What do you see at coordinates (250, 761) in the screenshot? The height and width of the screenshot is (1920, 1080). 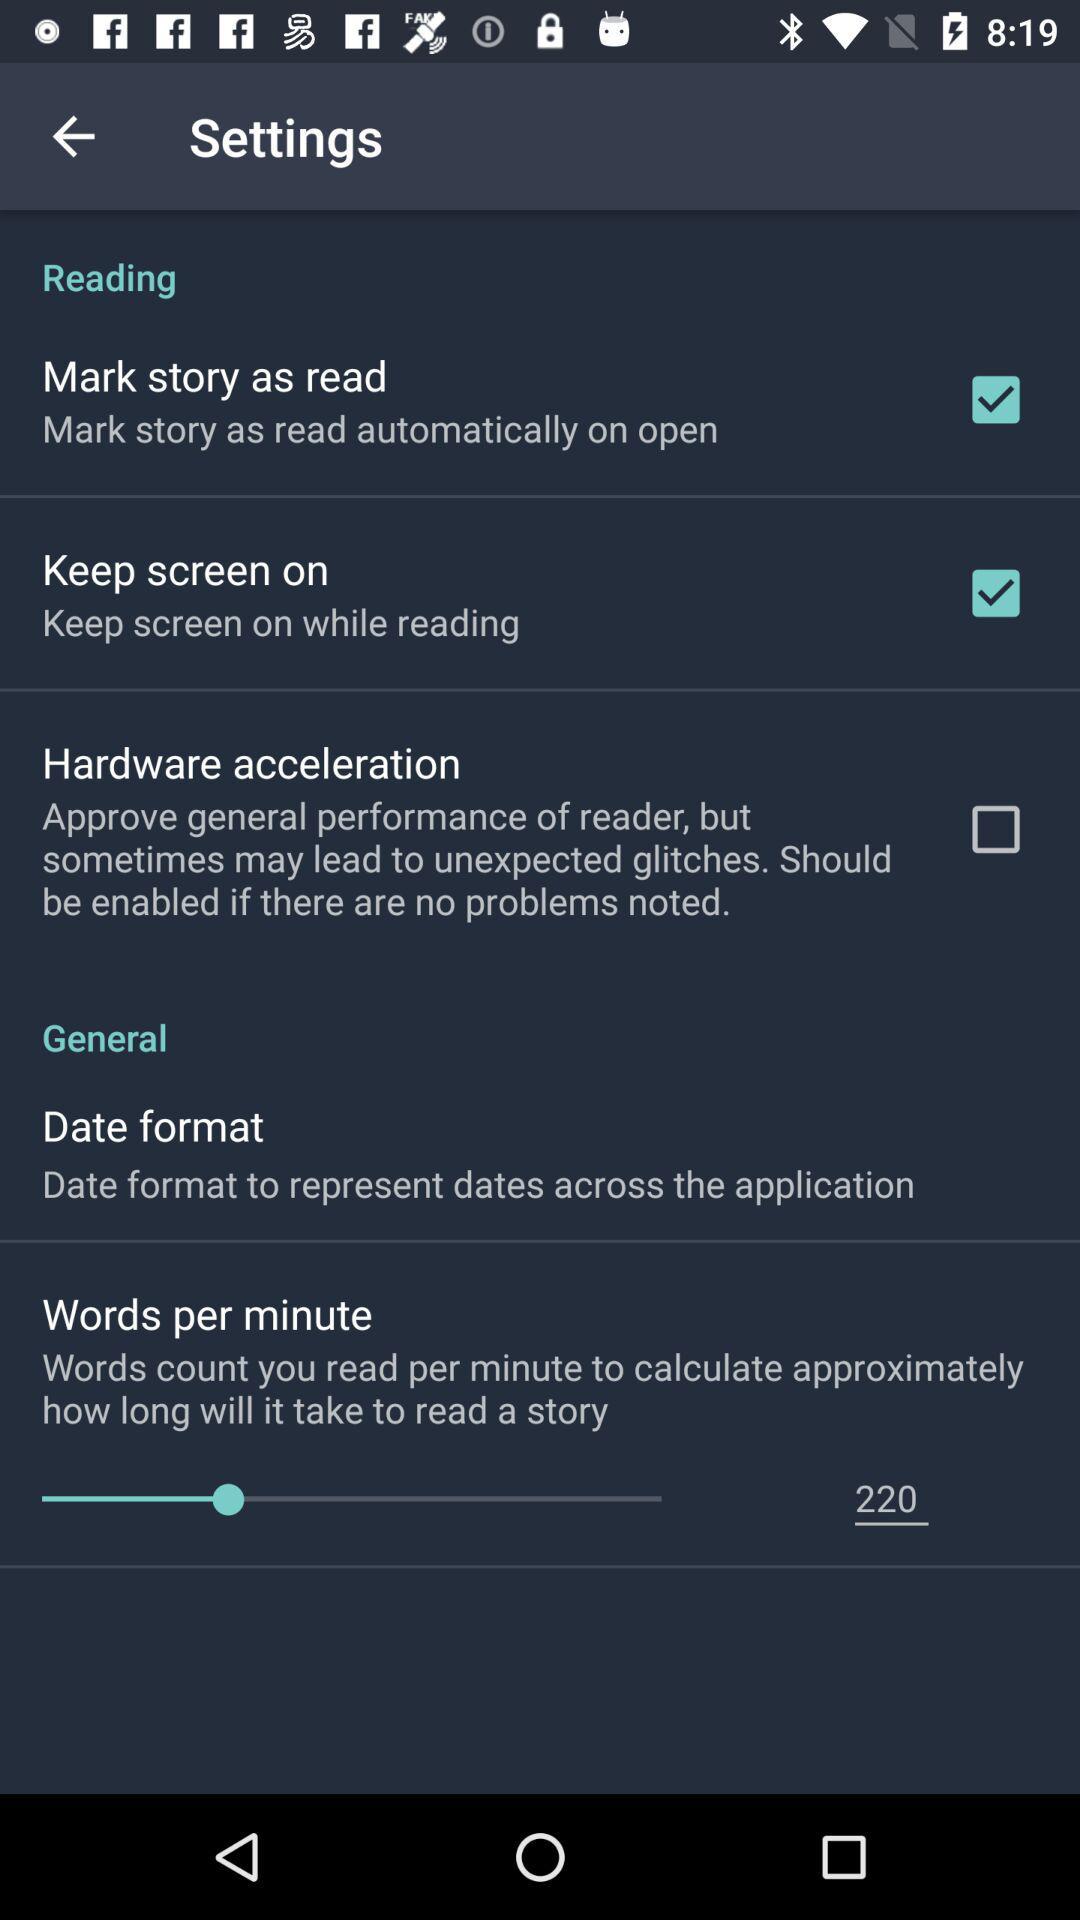 I see `hardware acceleration item` at bounding box center [250, 761].